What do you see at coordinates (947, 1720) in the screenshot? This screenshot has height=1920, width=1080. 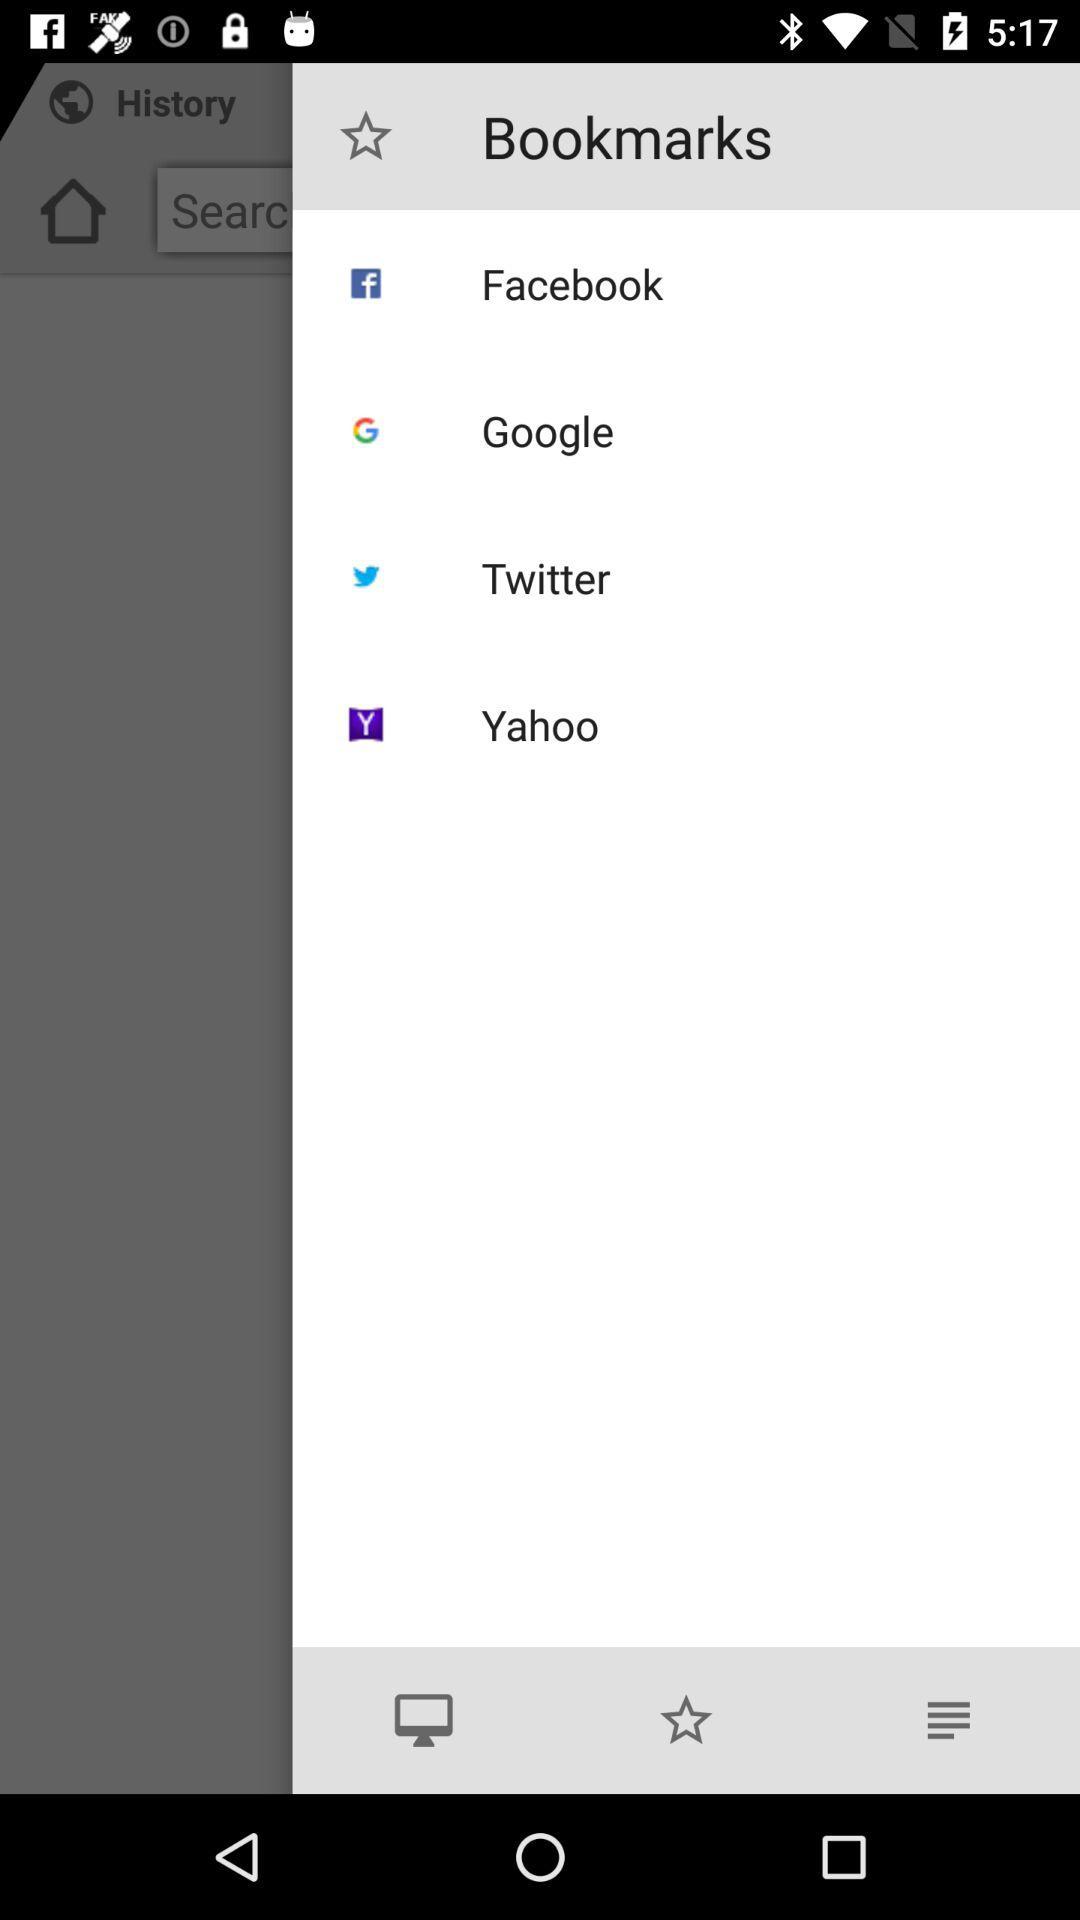 I see `menu which is bottom right corner of the page` at bounding box center [947, 1720].